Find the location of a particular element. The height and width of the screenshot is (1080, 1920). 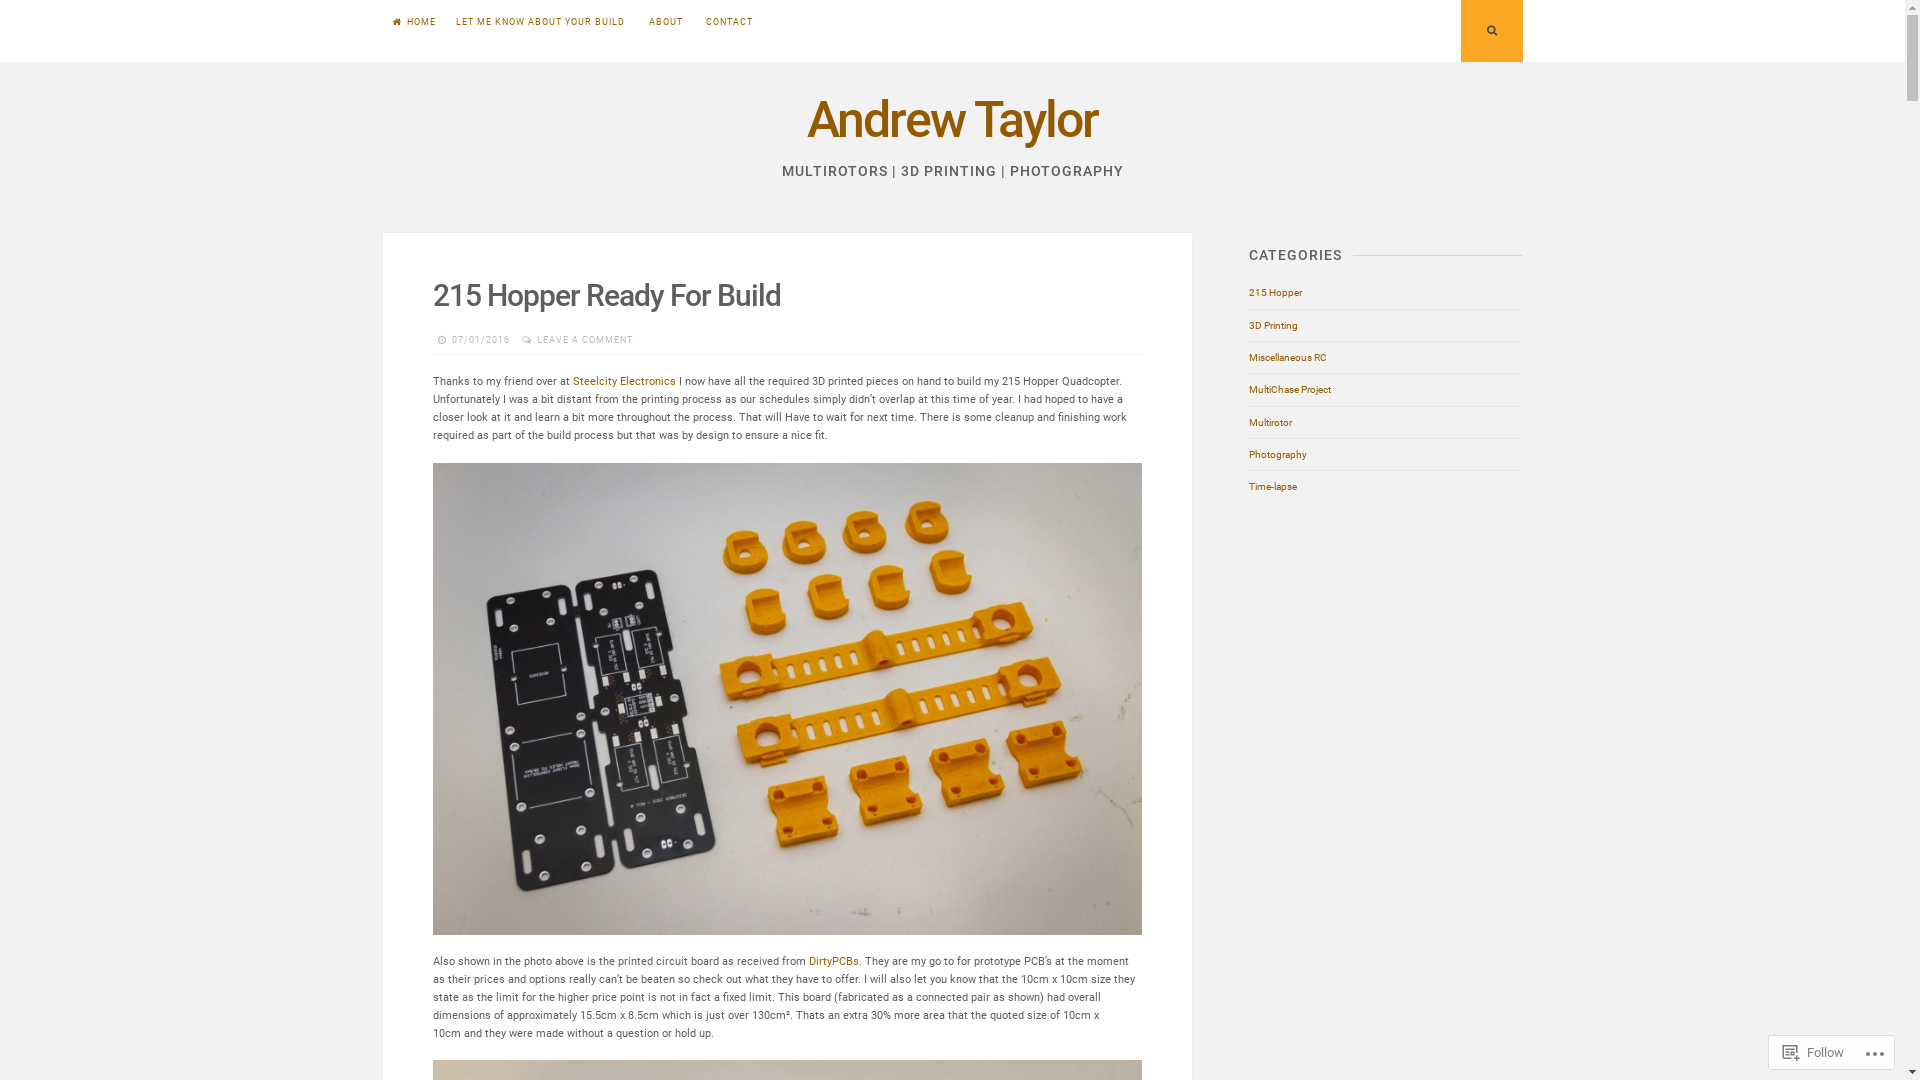

'215 Hopper Ready For Build' is located at coordinates (605, 295).